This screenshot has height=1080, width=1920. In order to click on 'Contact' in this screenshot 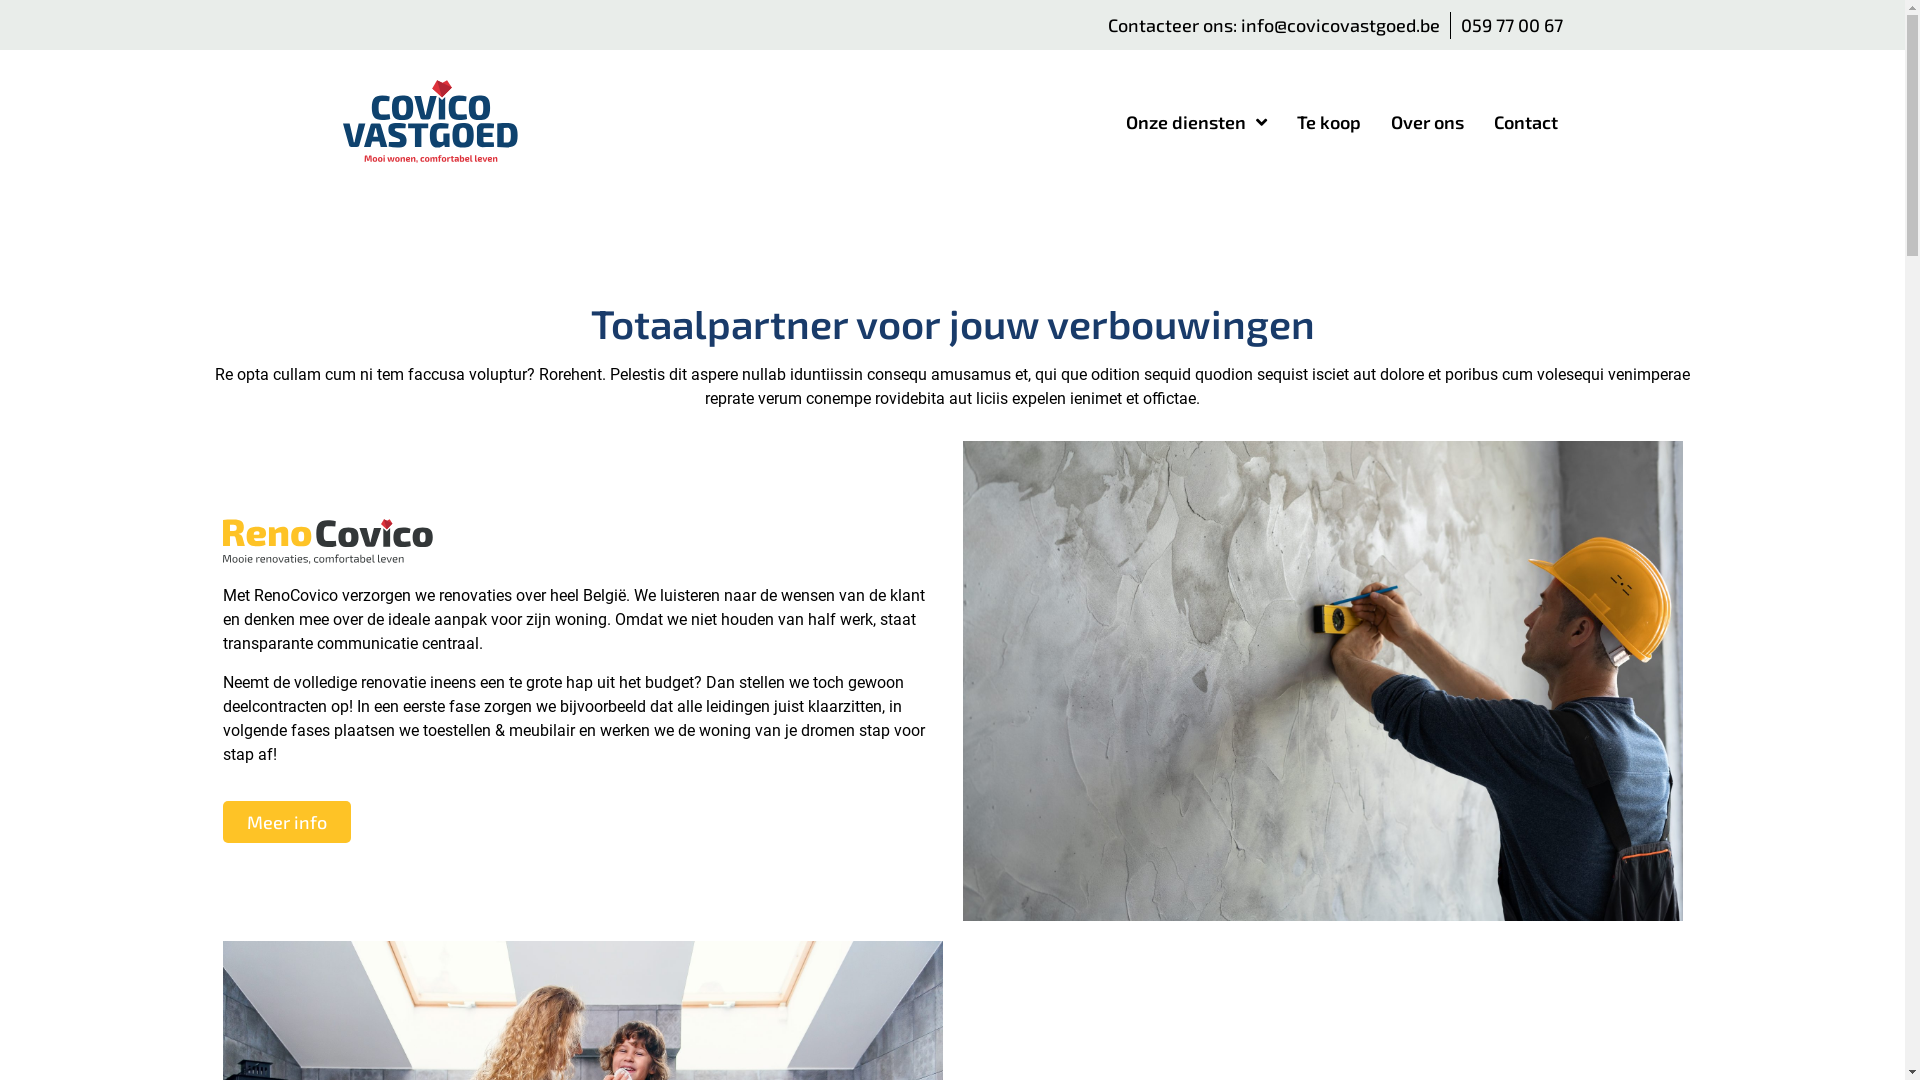, I will do `click(1525, 122)`.